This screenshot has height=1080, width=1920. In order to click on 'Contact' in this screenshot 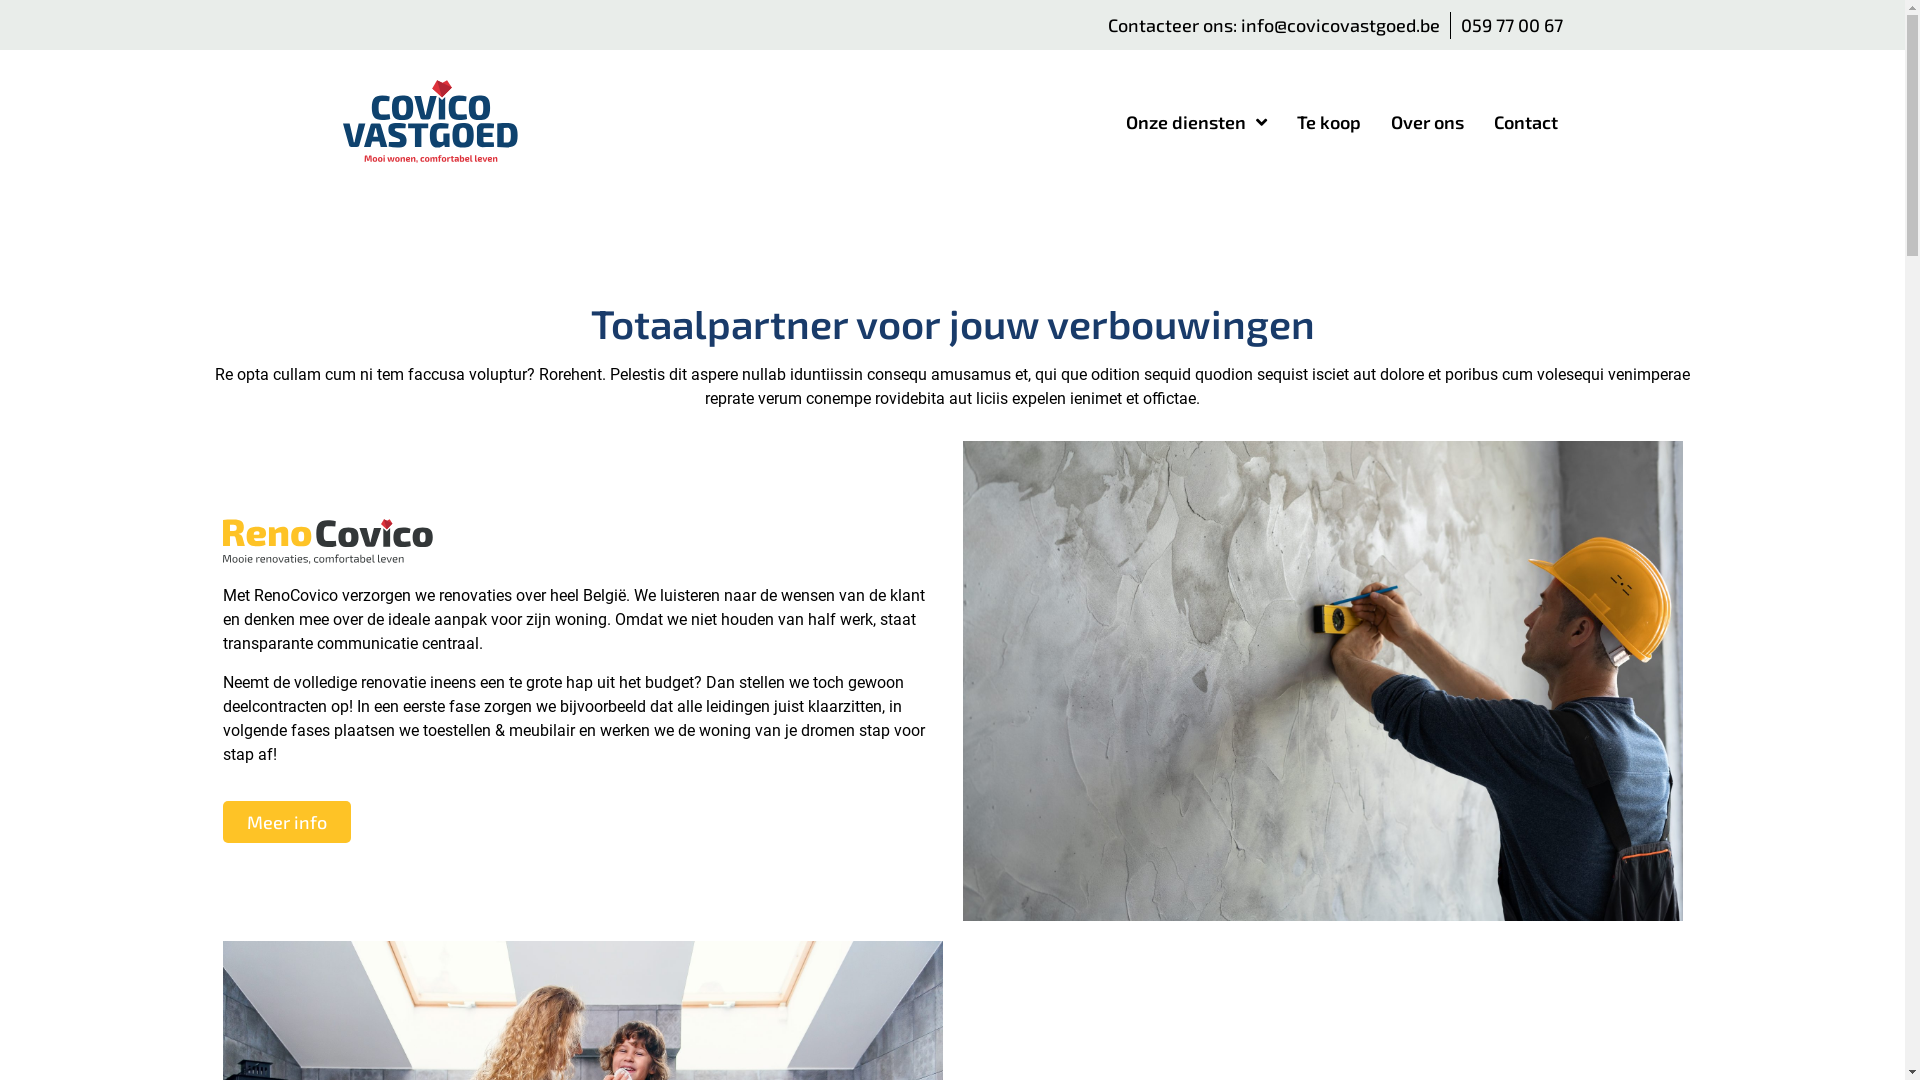, I will do `click(1525, 122)`.